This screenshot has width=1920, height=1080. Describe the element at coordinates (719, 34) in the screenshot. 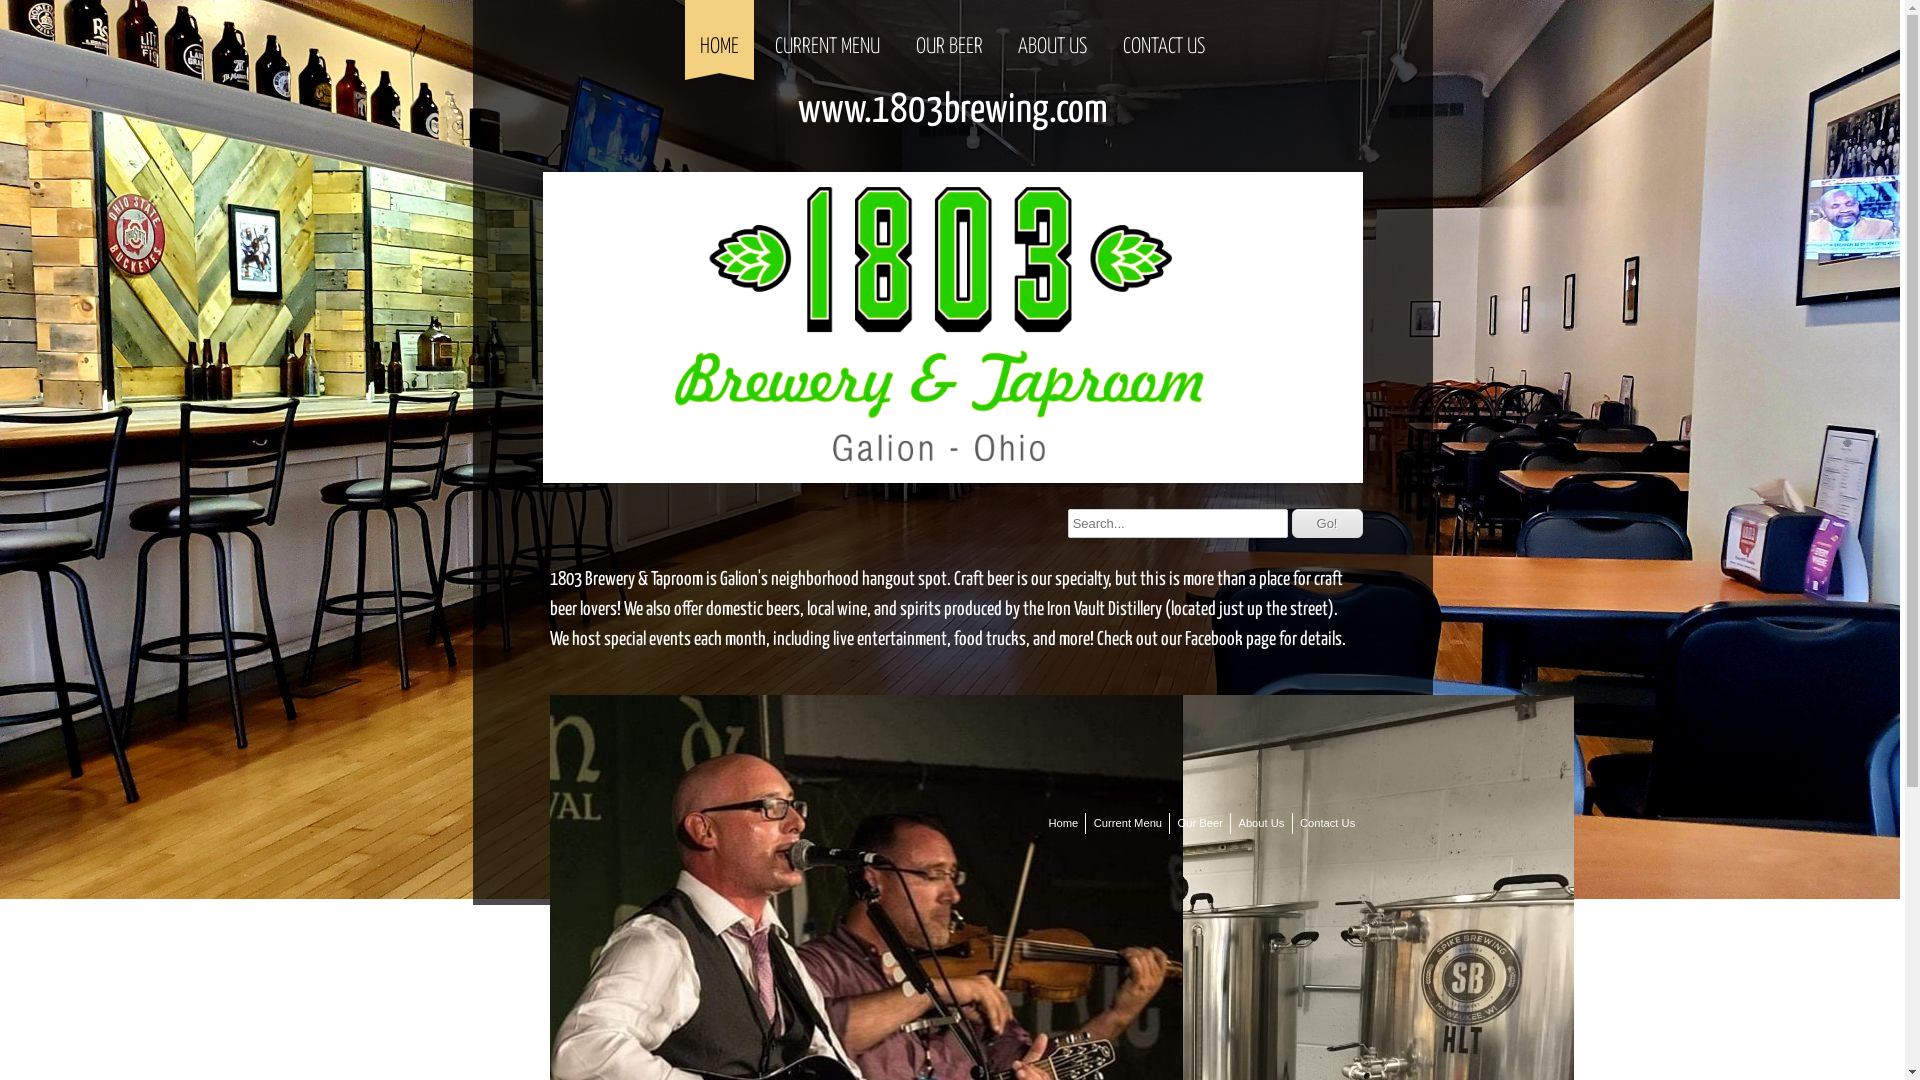

I see `'HOME'` at that location.